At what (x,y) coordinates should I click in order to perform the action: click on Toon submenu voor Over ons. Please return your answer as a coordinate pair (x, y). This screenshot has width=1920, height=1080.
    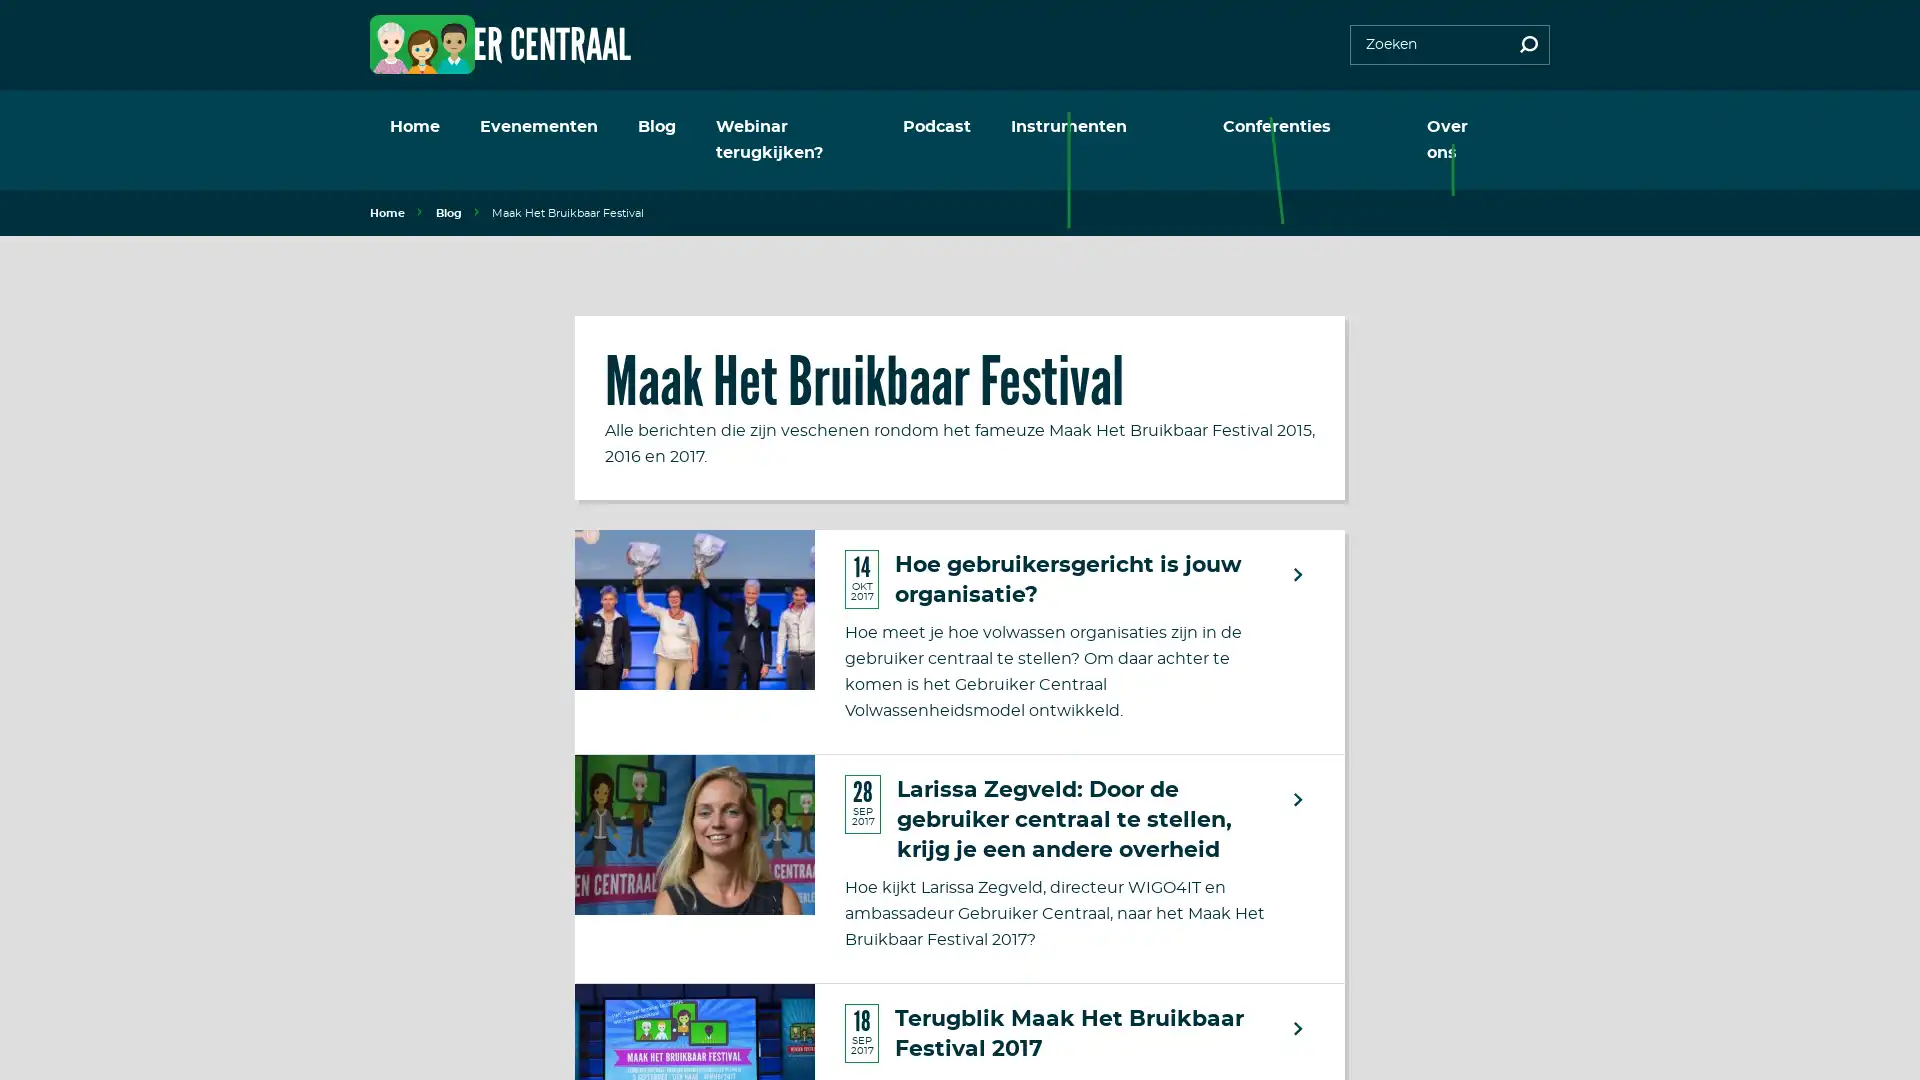
    Looking at the image, I should click on (1511, 127).